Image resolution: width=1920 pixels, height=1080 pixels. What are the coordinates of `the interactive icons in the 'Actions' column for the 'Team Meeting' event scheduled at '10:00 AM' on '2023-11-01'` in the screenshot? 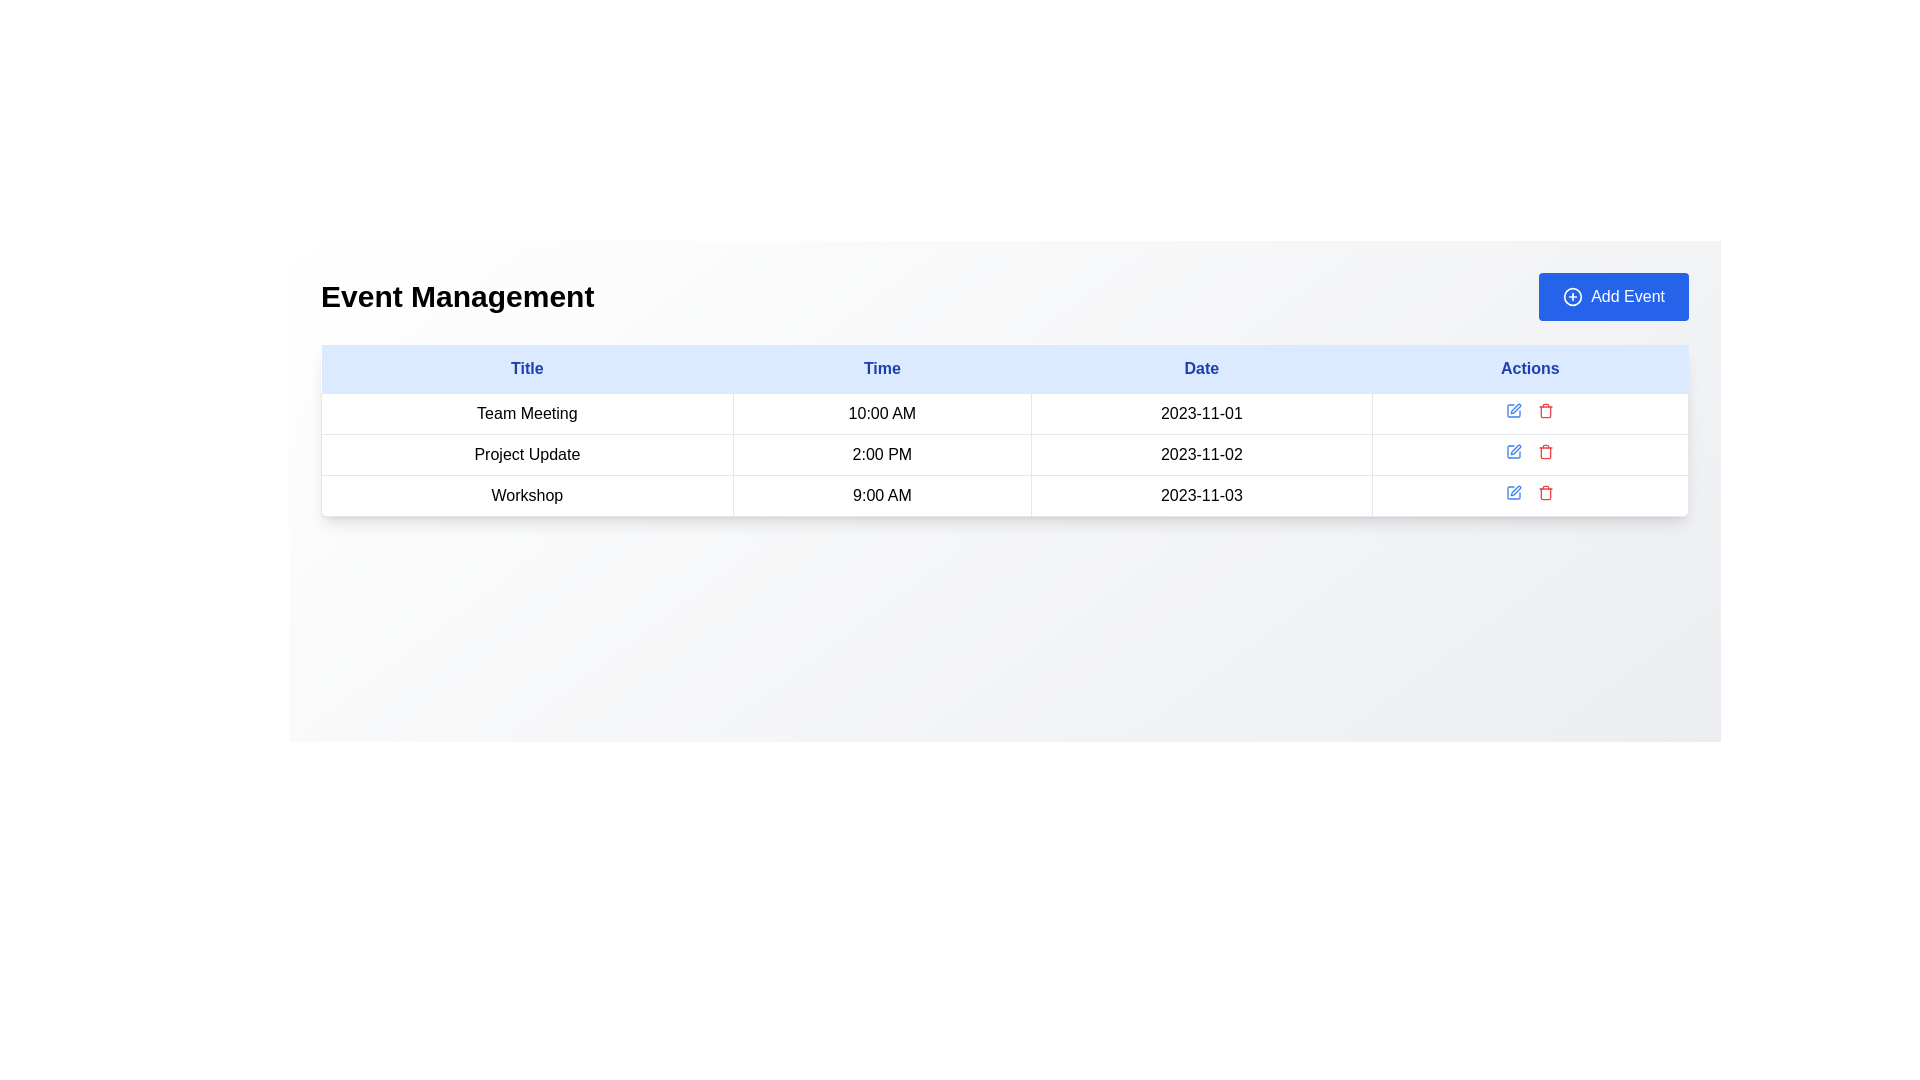 It's located at (1529, 412).